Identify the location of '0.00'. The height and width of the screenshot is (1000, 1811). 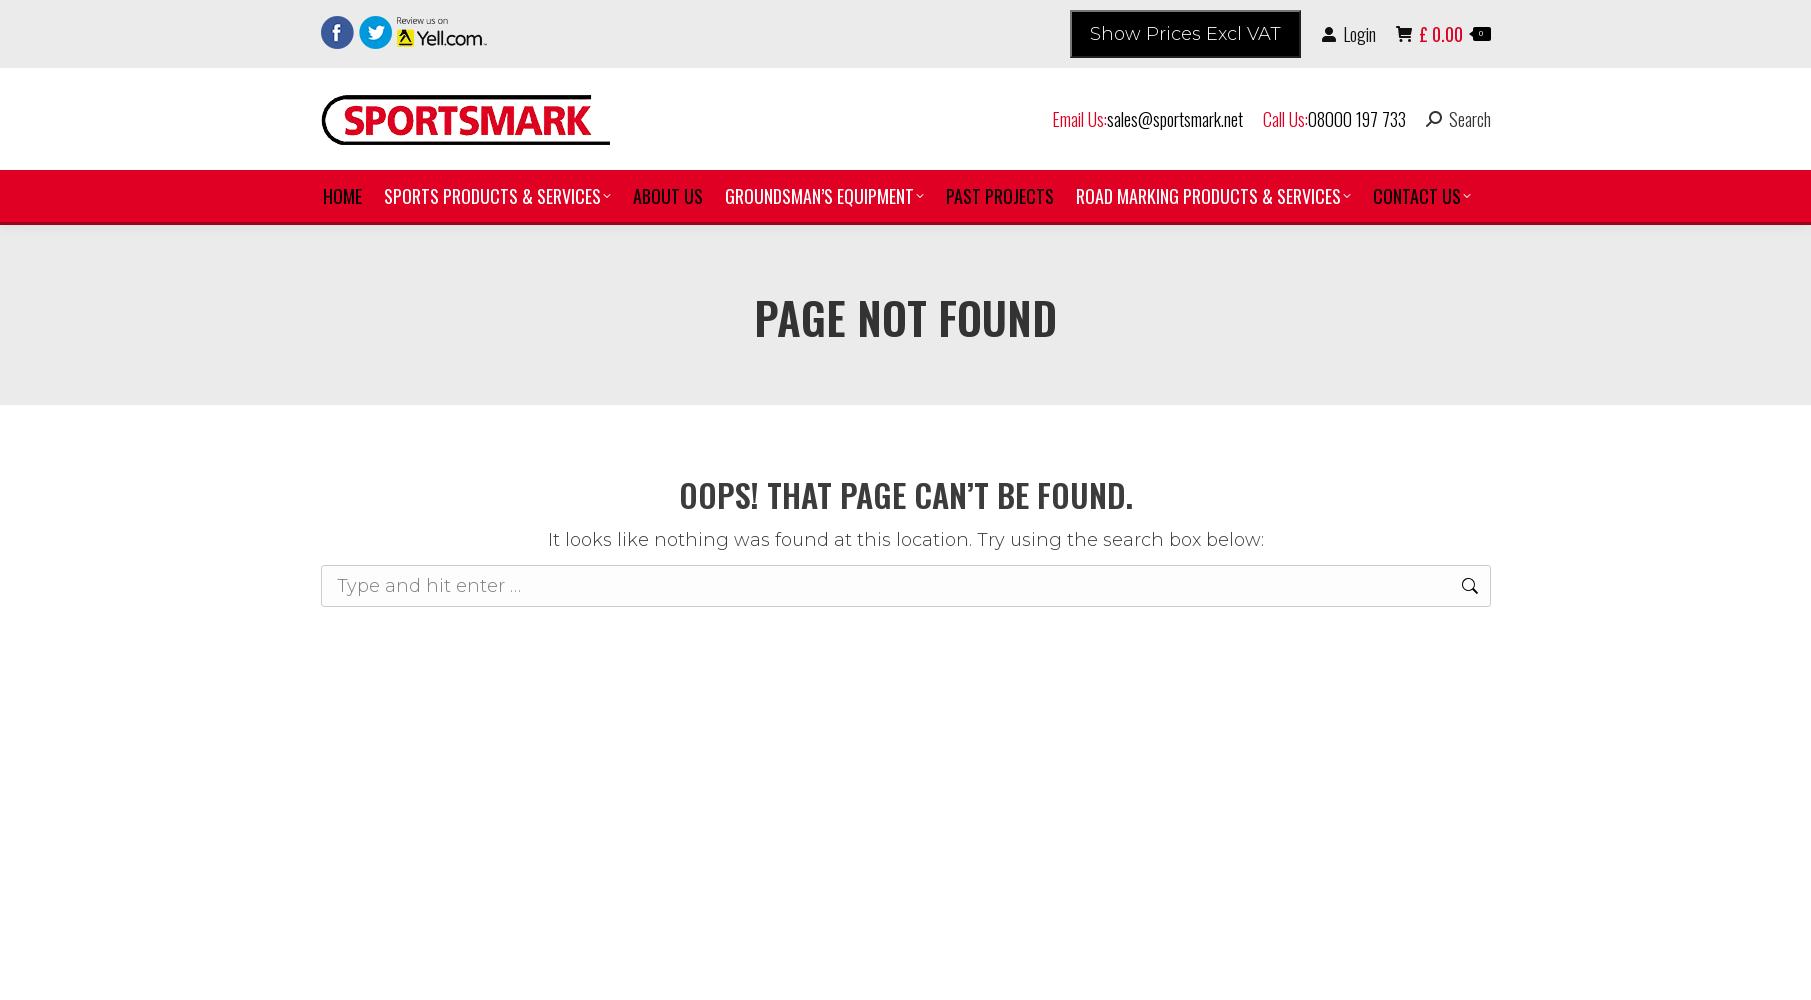
(1446, 34).